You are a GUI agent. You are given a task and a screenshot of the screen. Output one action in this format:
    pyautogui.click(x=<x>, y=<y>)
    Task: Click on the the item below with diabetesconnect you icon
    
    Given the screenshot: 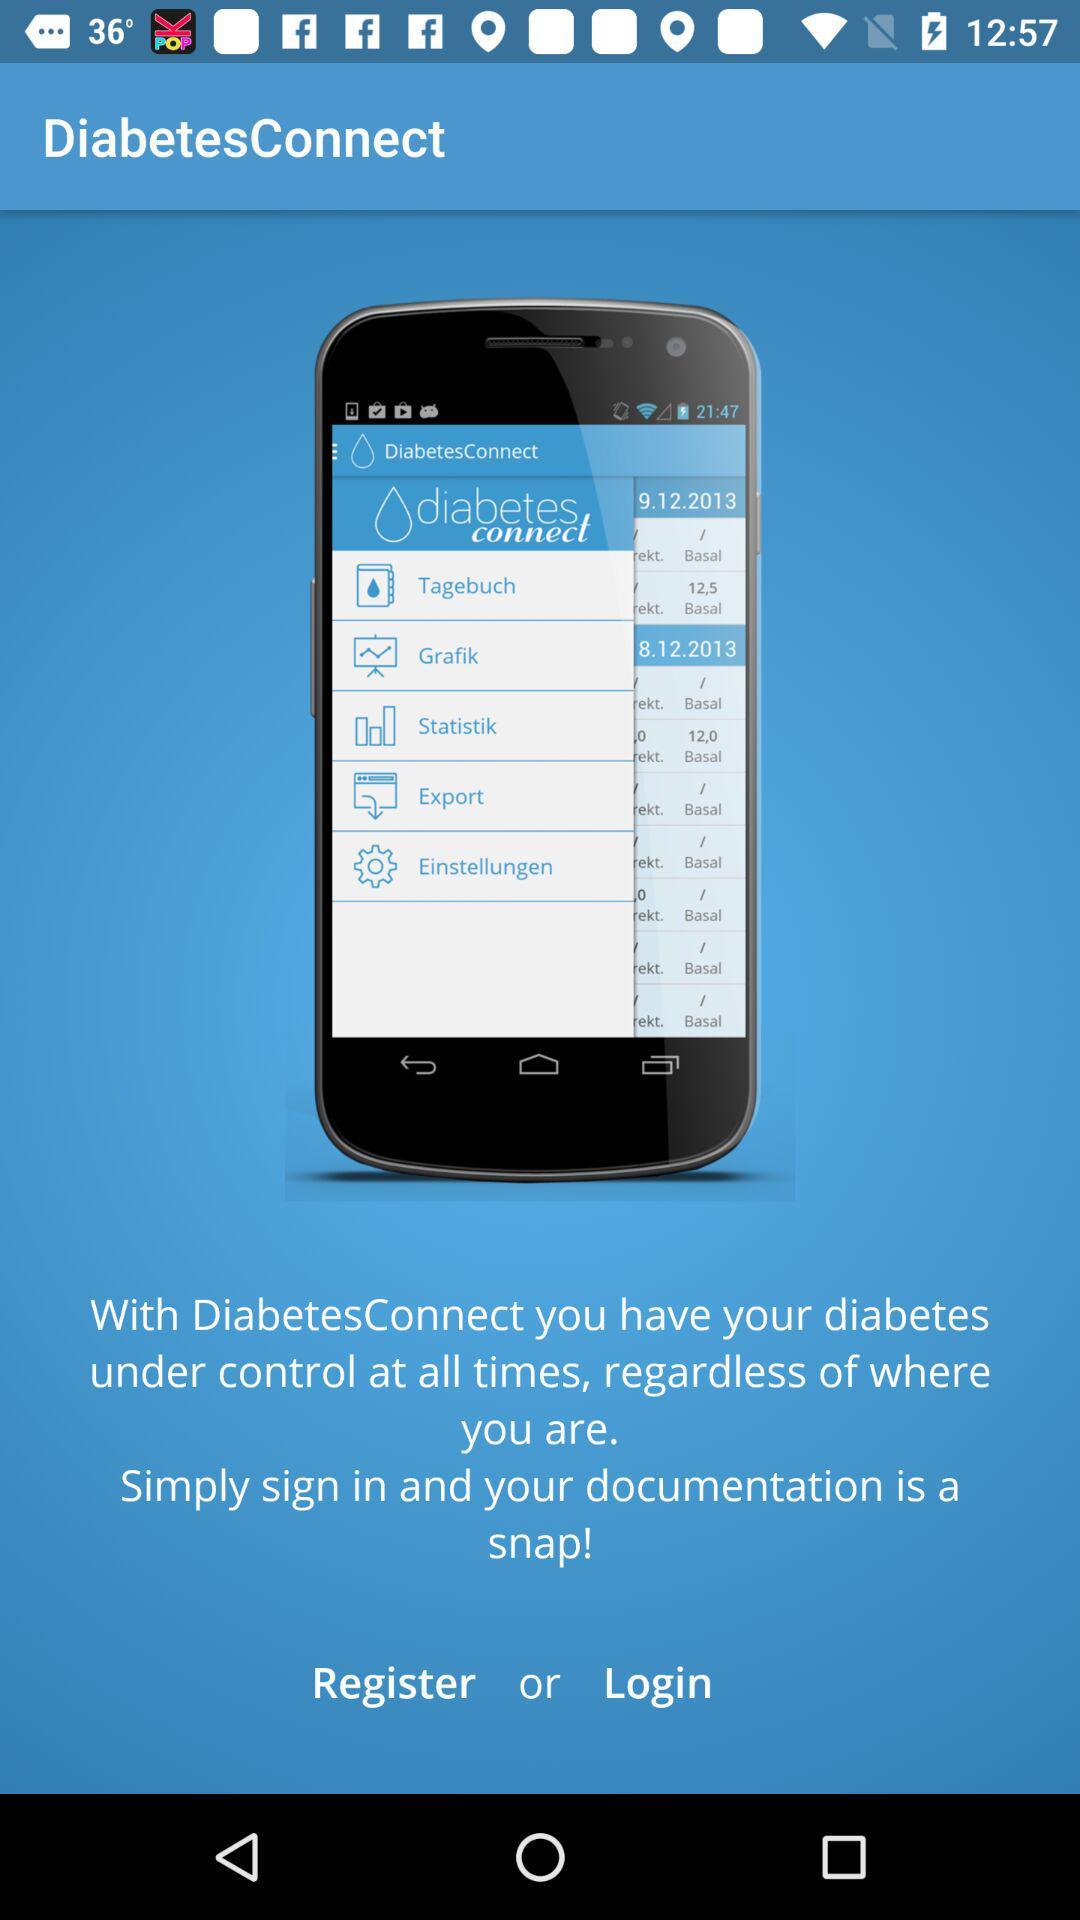 What is the action you would take?
    pyautogui.click(x=393, y=1680)
    